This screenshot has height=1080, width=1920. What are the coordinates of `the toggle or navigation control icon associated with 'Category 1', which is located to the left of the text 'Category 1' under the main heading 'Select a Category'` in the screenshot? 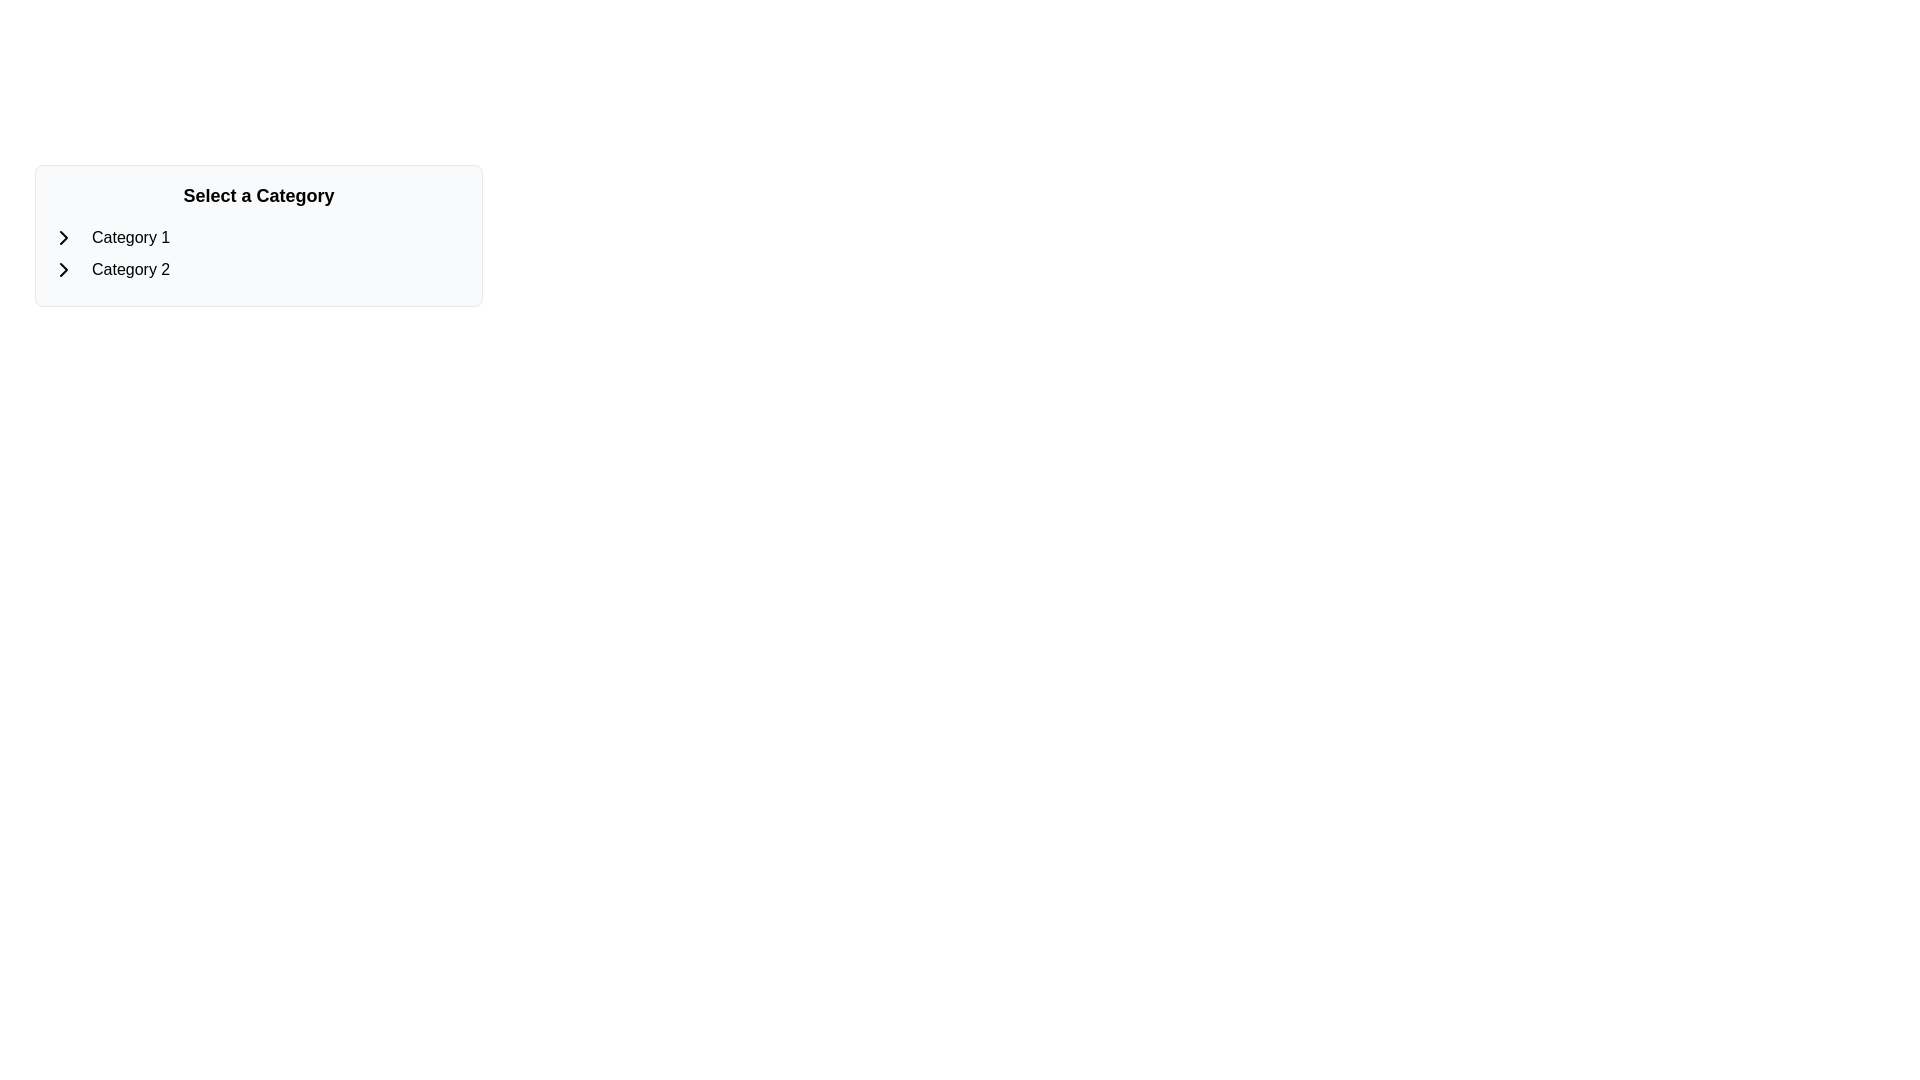 It's located at (63, 237).